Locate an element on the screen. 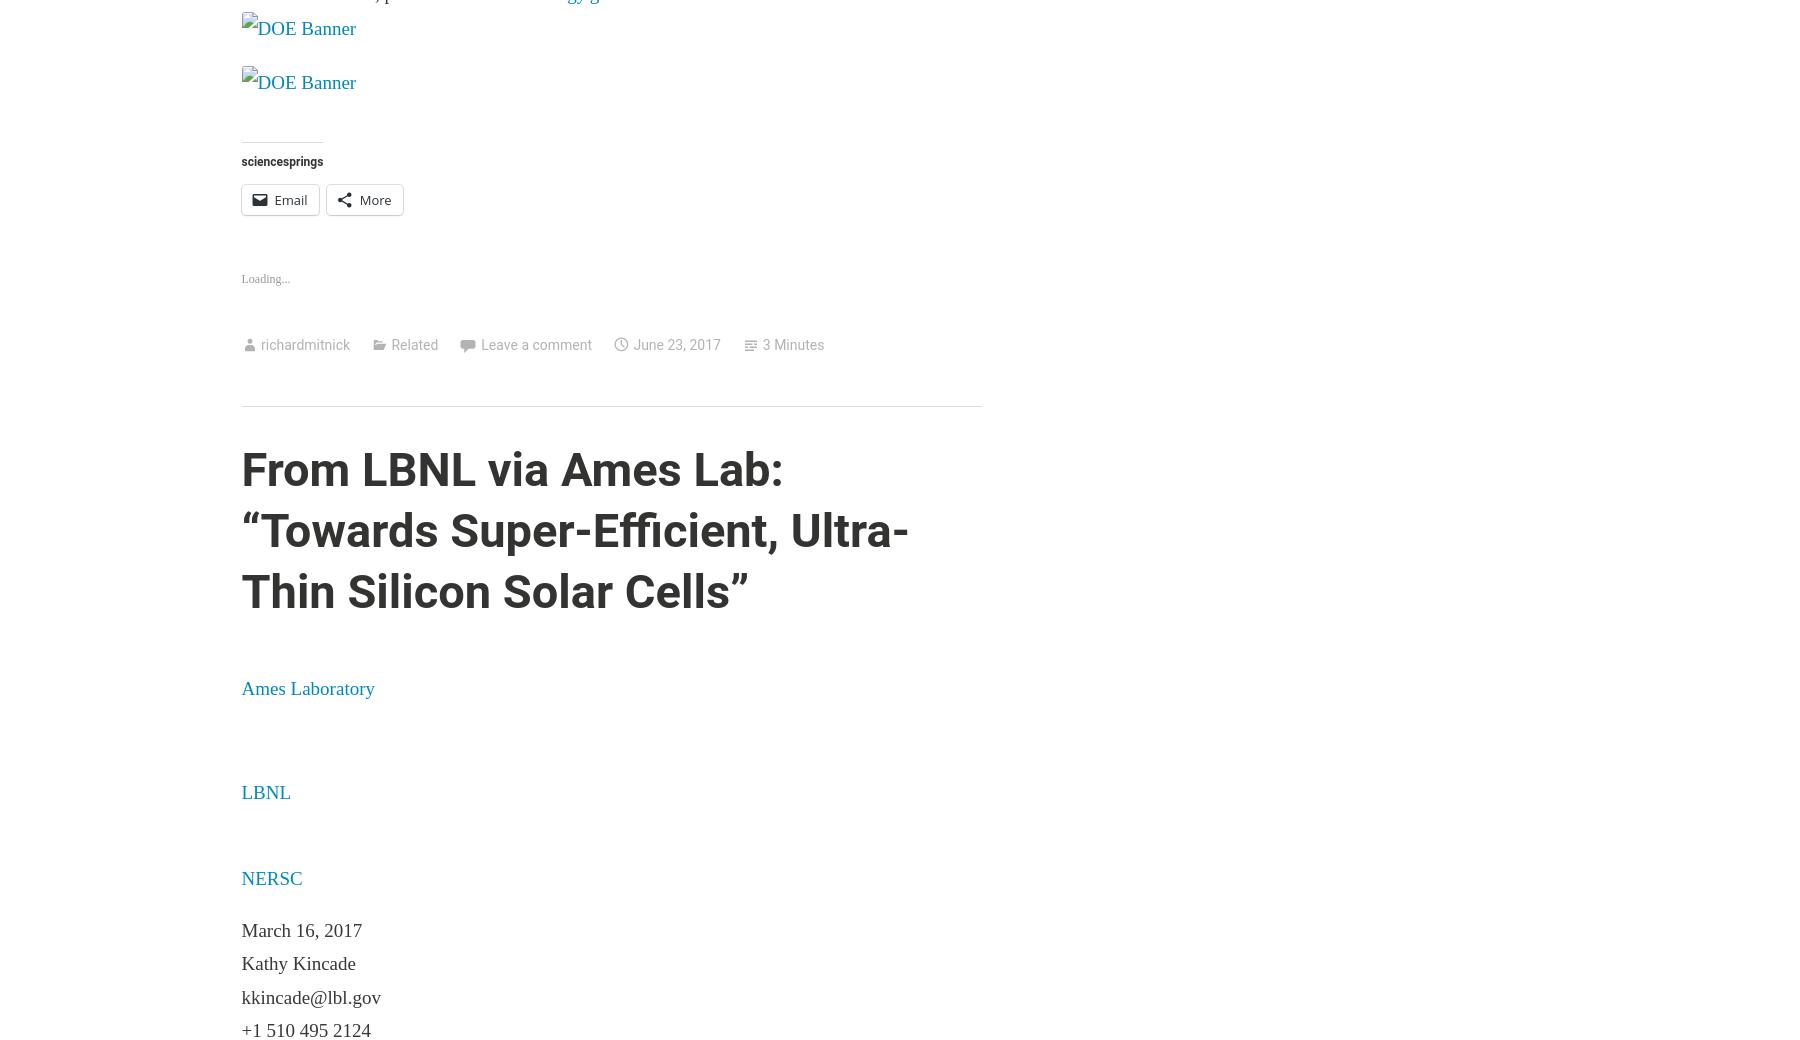  'LBNL' is located at coordinates (265, 791).